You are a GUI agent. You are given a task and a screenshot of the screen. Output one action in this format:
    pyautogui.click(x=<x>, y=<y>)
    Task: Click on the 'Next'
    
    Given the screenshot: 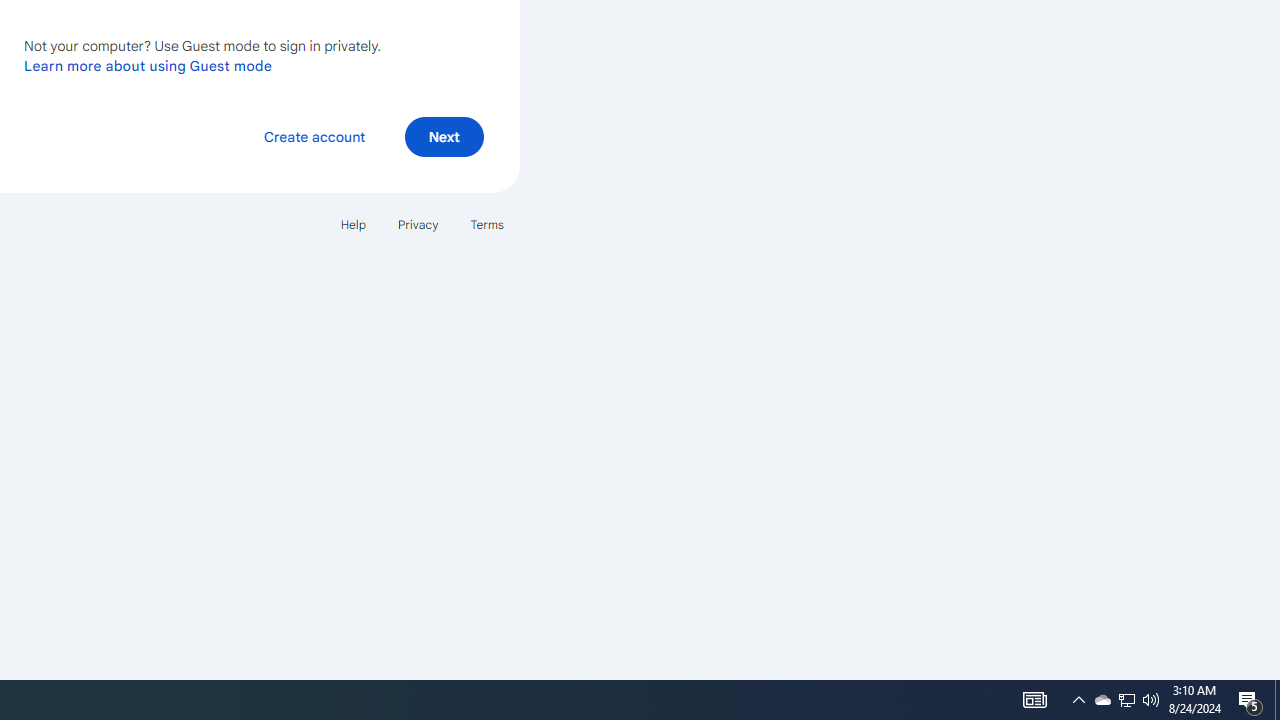 What is the action you would take?
    pyautogui.click(x=443, y=135)
    